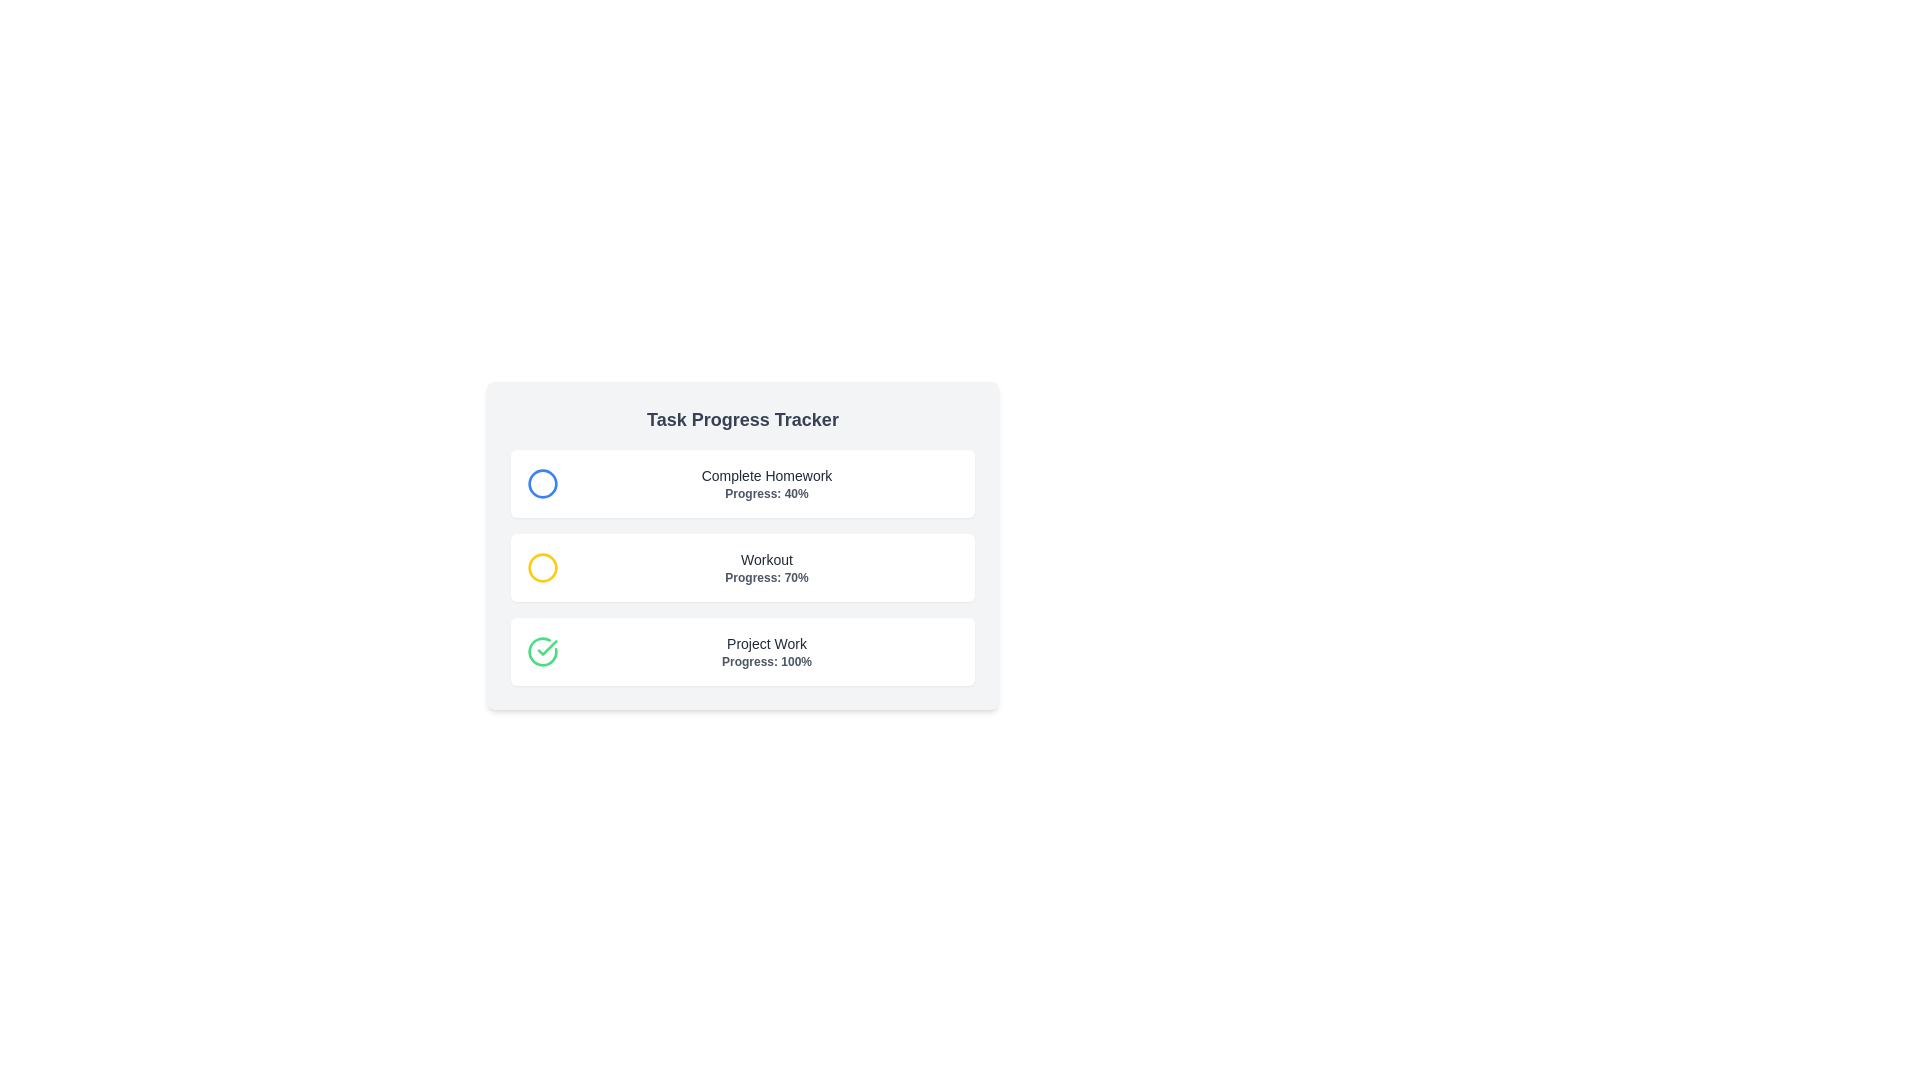 The width and height of the screenshot is (1920, 1080). I want to click on displayed text from the progress indicator of the 'Project Work' task, which is centered within a rectangular card at the bottom of the list of cards, so click(766, 651).